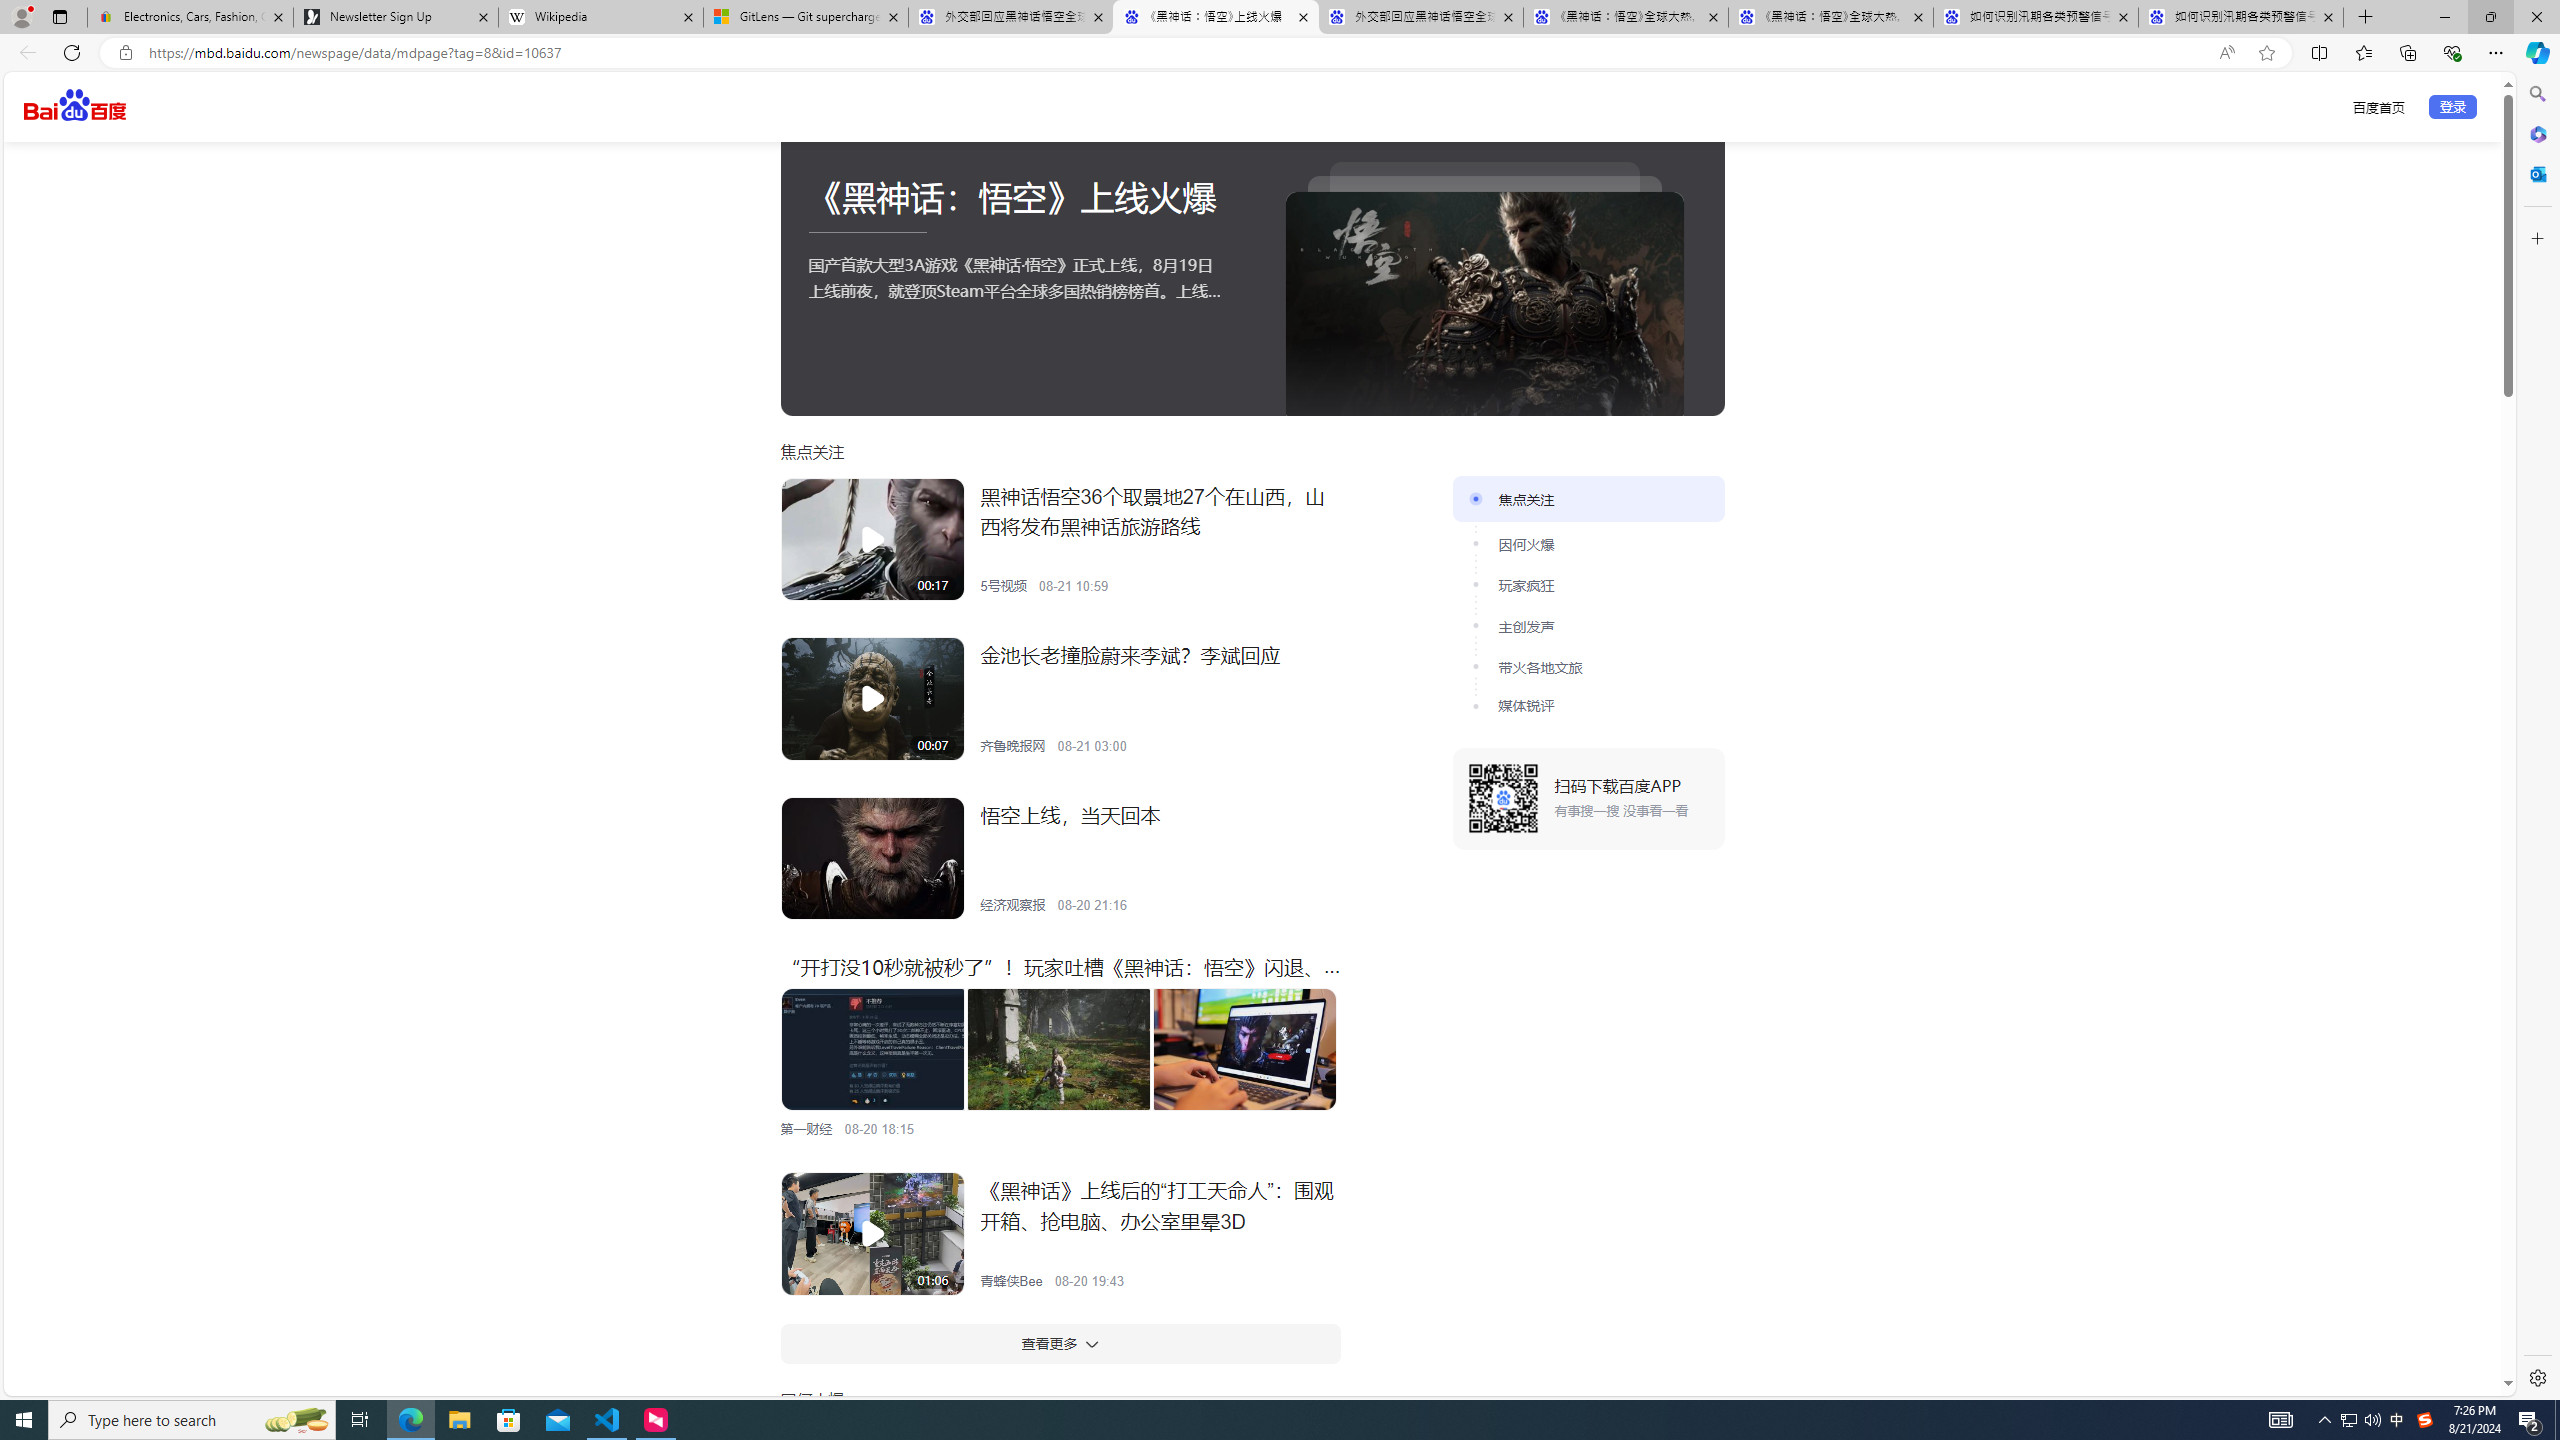  I want to click on 'Newsletter Sign Up', so click(395, 16).